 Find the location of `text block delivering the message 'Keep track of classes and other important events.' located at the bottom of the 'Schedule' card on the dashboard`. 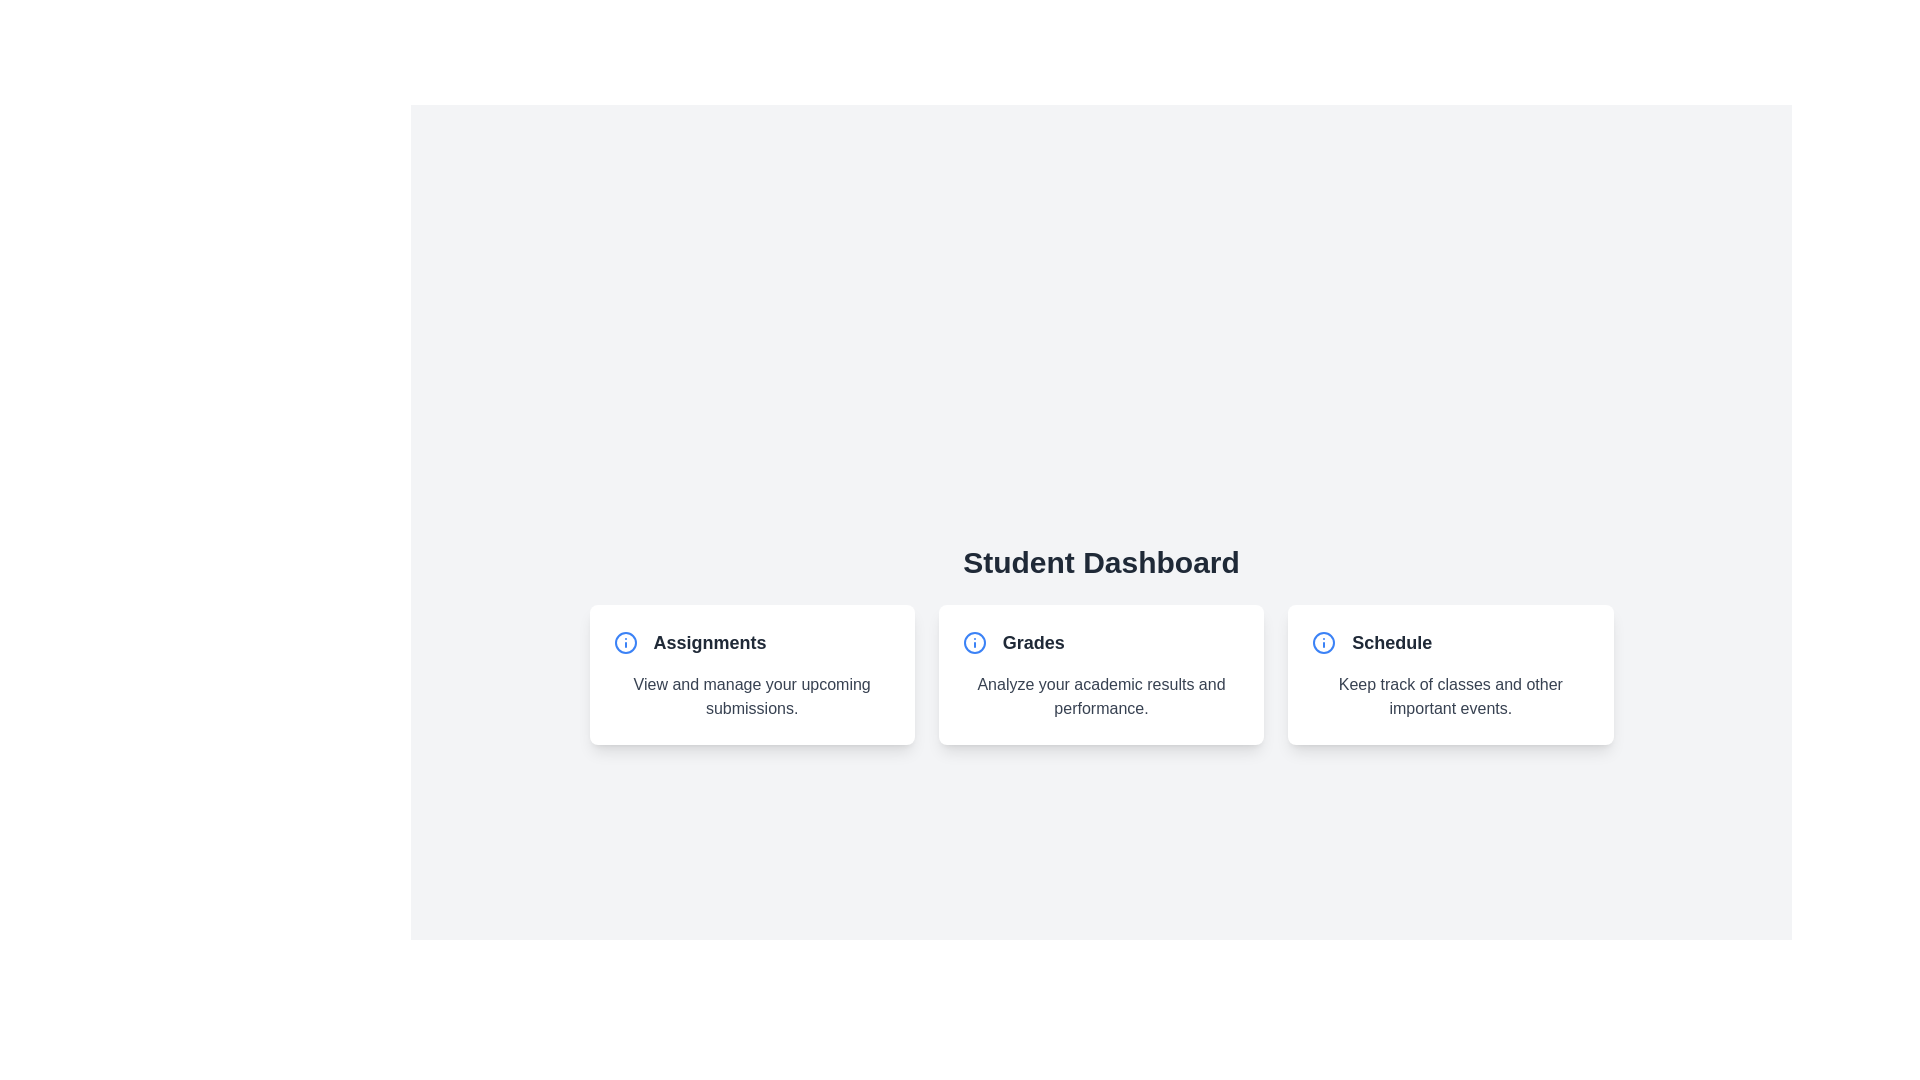

text block delivering the message 'Keep track of classes and other important events.' located at the bottom of the 'Schedule' card on the dashboard is located at coordinates (1450, 696).